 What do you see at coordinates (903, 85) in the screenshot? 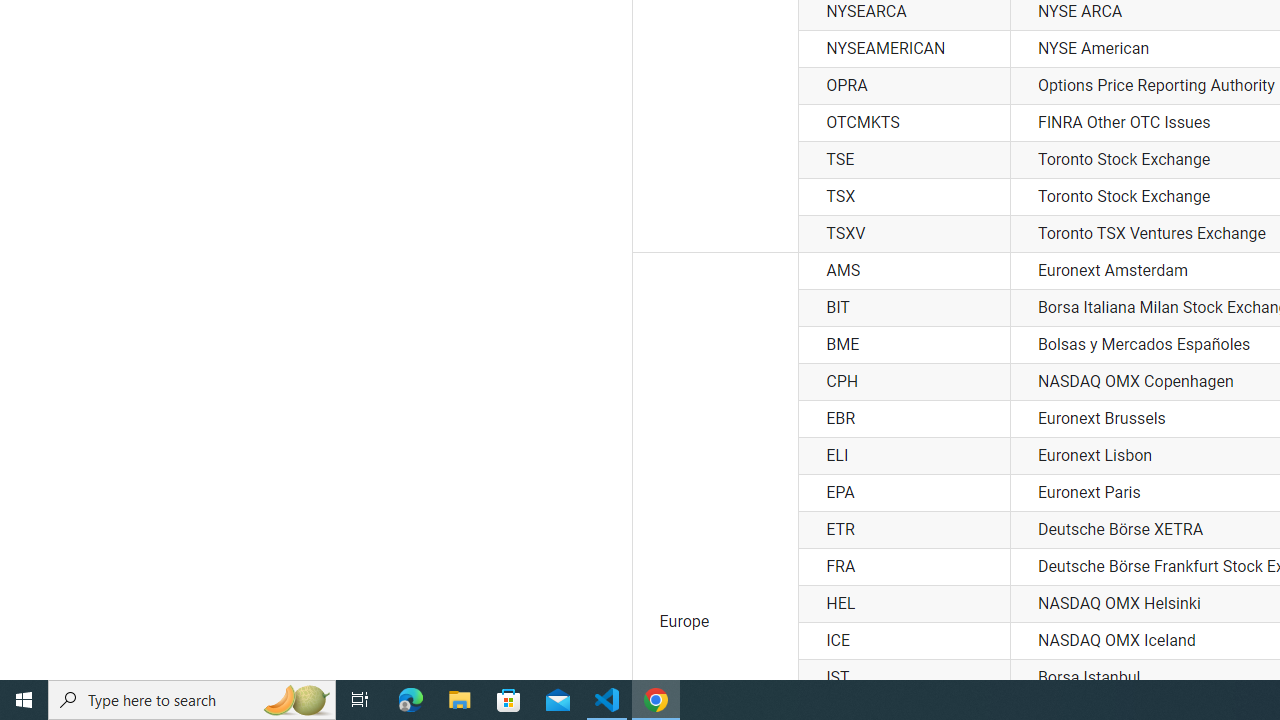
I see `'OPRA'` at bounding box center [903, 85].